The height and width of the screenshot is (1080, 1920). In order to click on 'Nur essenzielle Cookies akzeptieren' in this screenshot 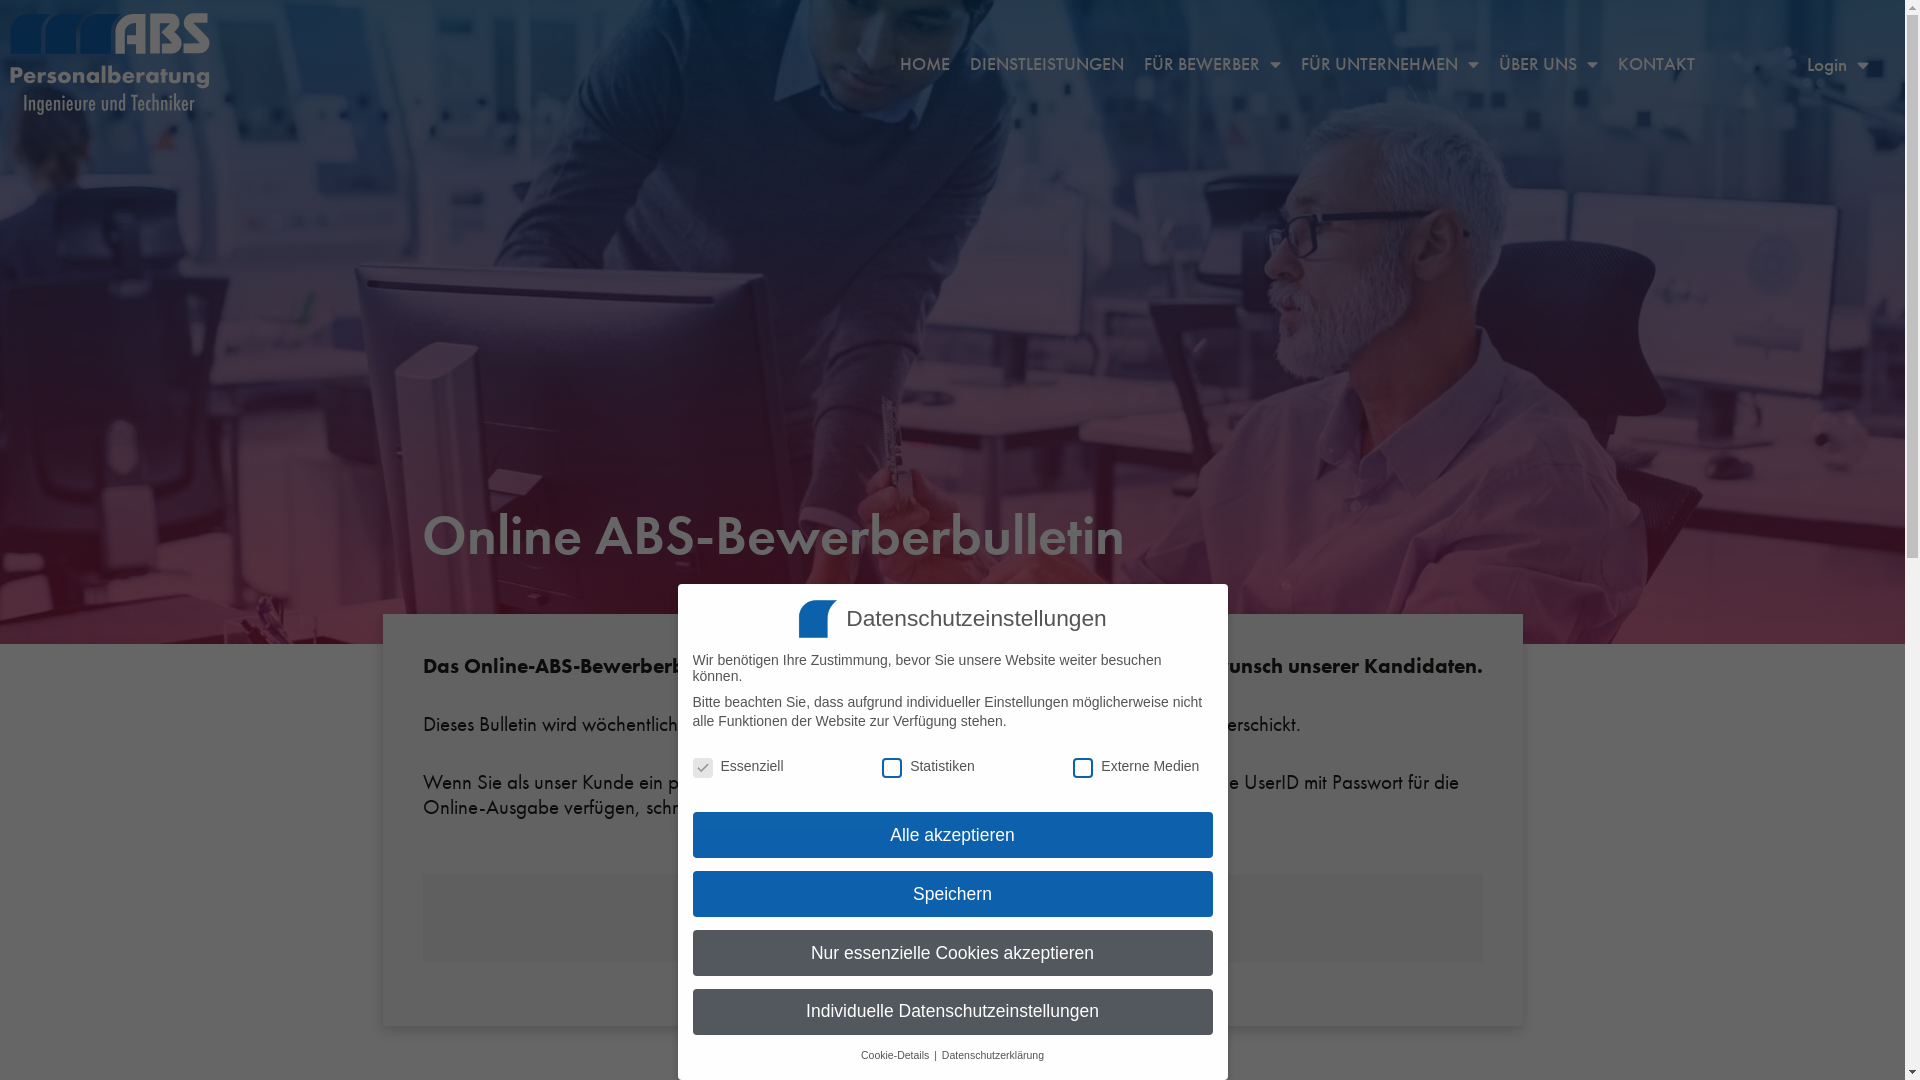, I will do `click(691, 951)`.